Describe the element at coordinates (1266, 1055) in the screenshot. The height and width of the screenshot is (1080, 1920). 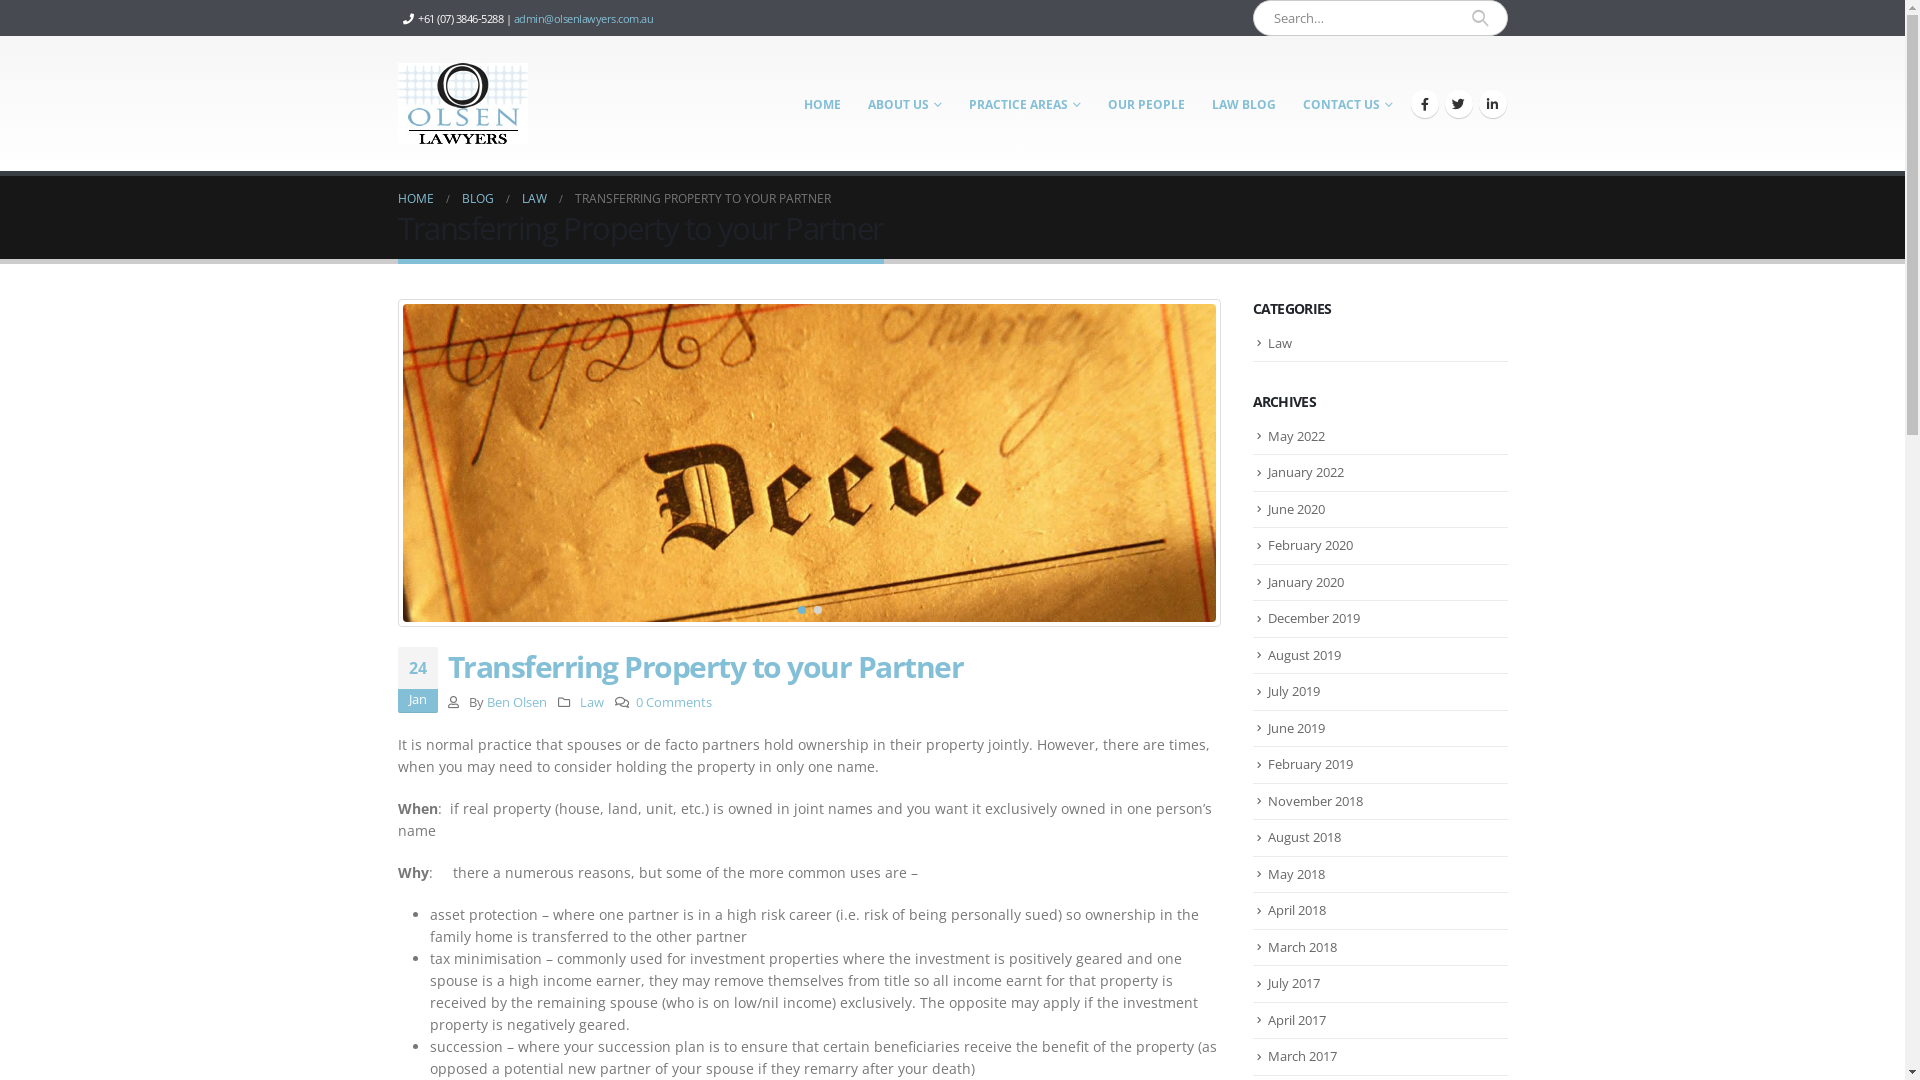
I see `'March 2017'` at that location.